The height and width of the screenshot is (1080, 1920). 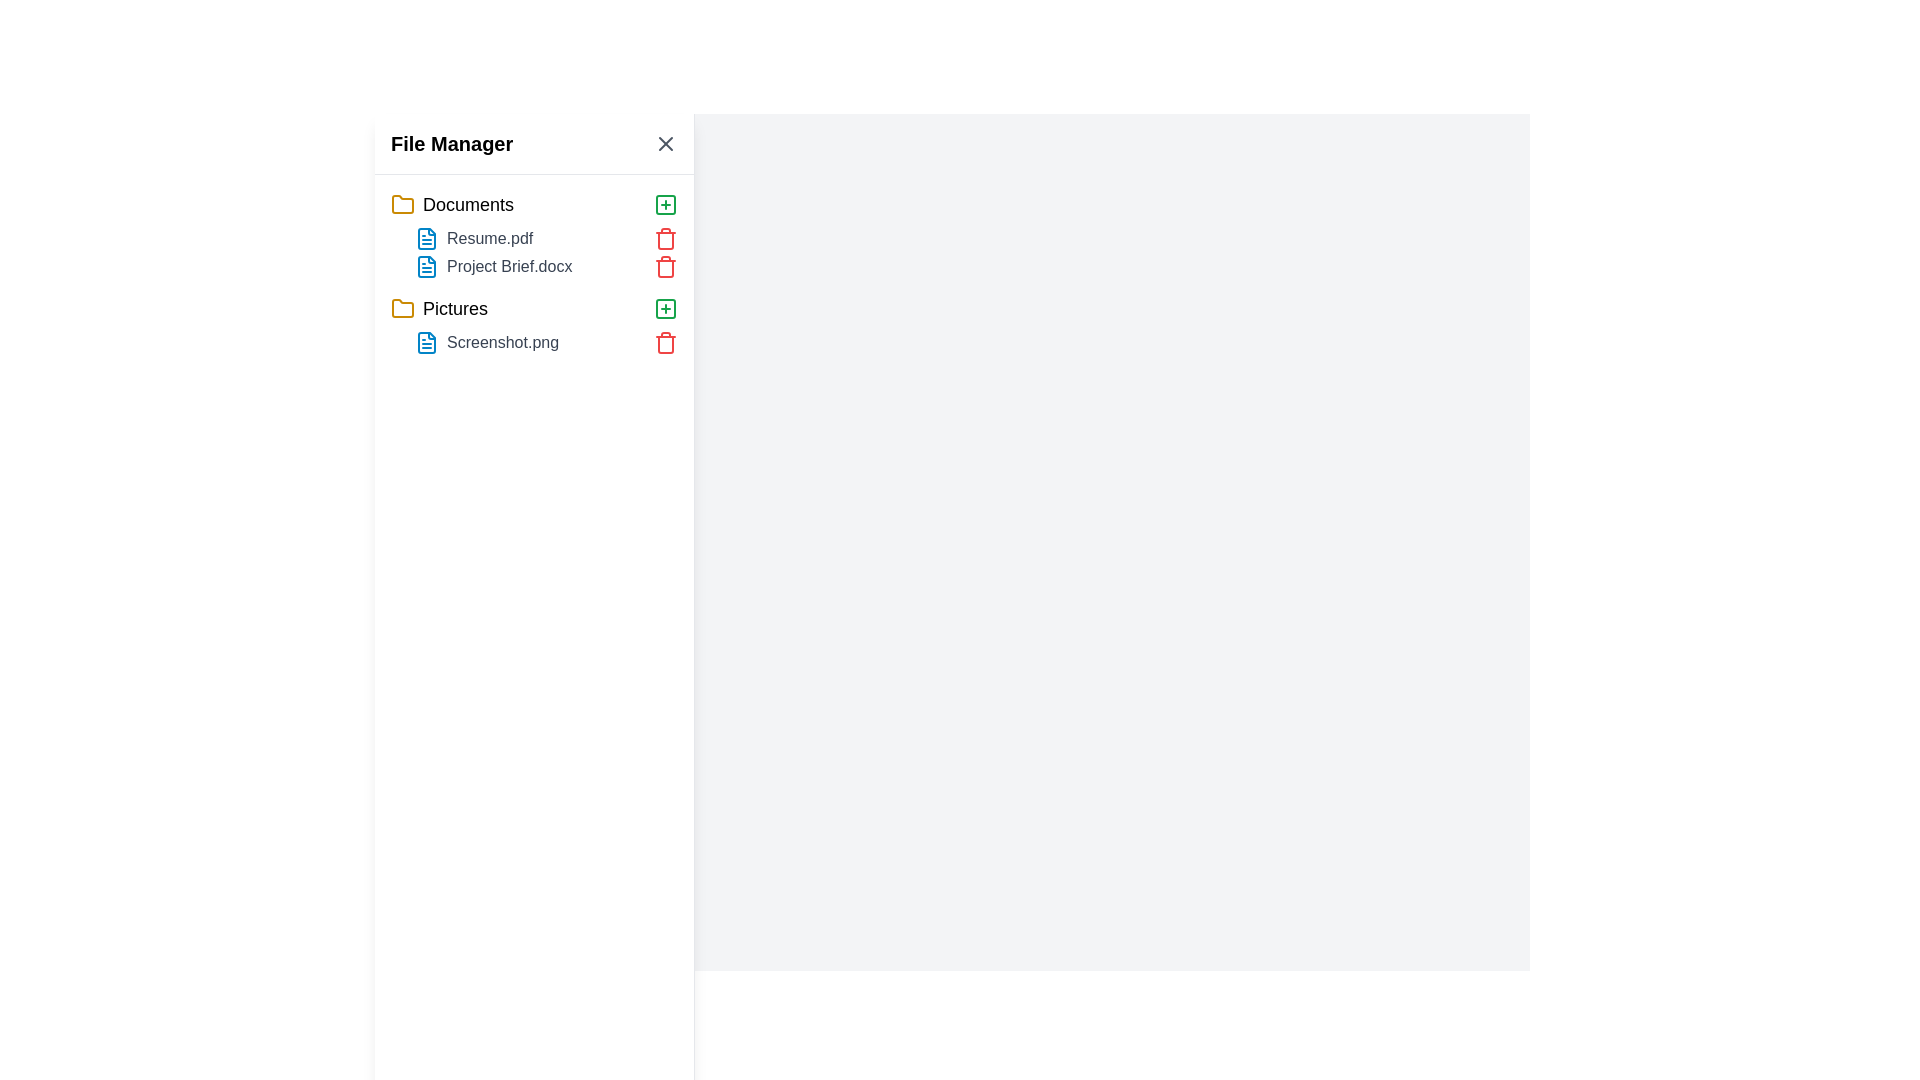 What do you see at coordinates (503, 342) in the screenshot?
I see `the static text label representing the name of a file in the 'Pictures' folder in the file manager, located between a file icon and a red trash icon` at bounding box center [503, 342].